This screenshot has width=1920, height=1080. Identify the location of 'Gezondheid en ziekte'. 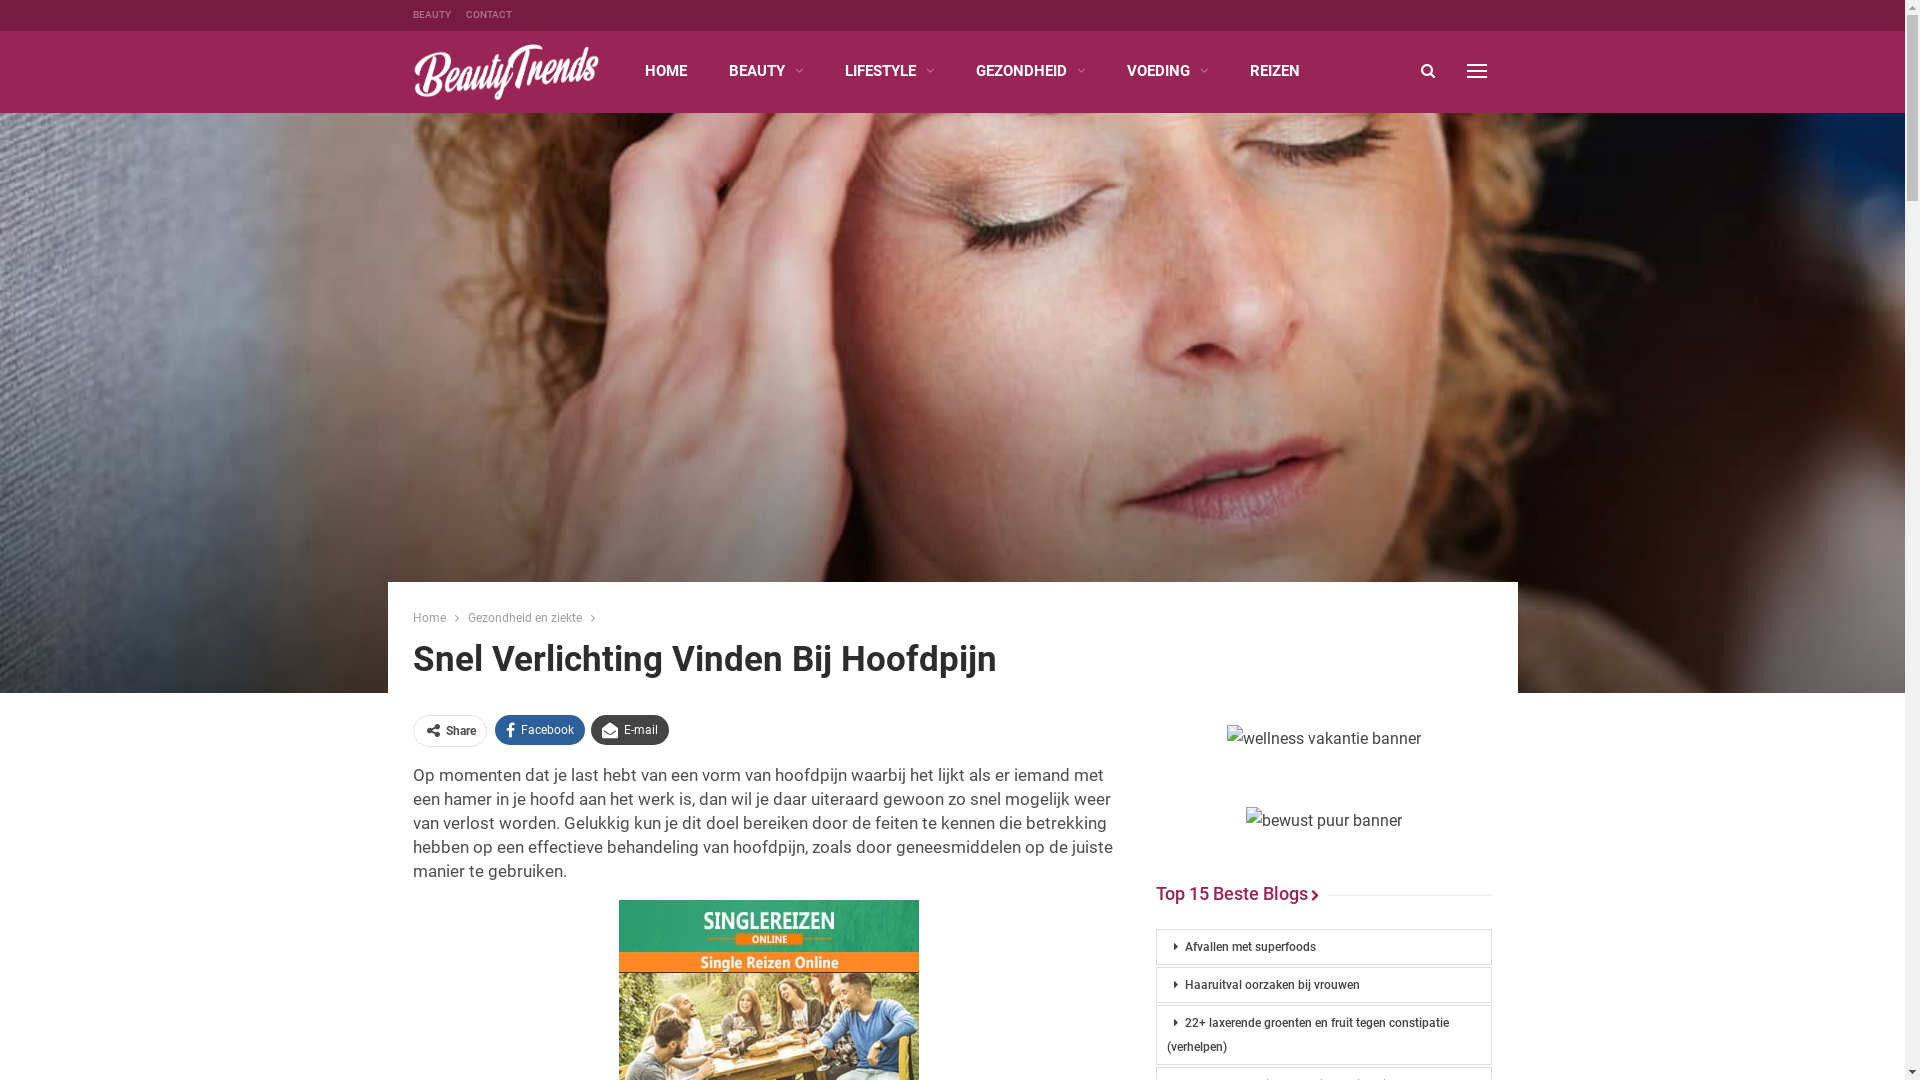
(524, 616).